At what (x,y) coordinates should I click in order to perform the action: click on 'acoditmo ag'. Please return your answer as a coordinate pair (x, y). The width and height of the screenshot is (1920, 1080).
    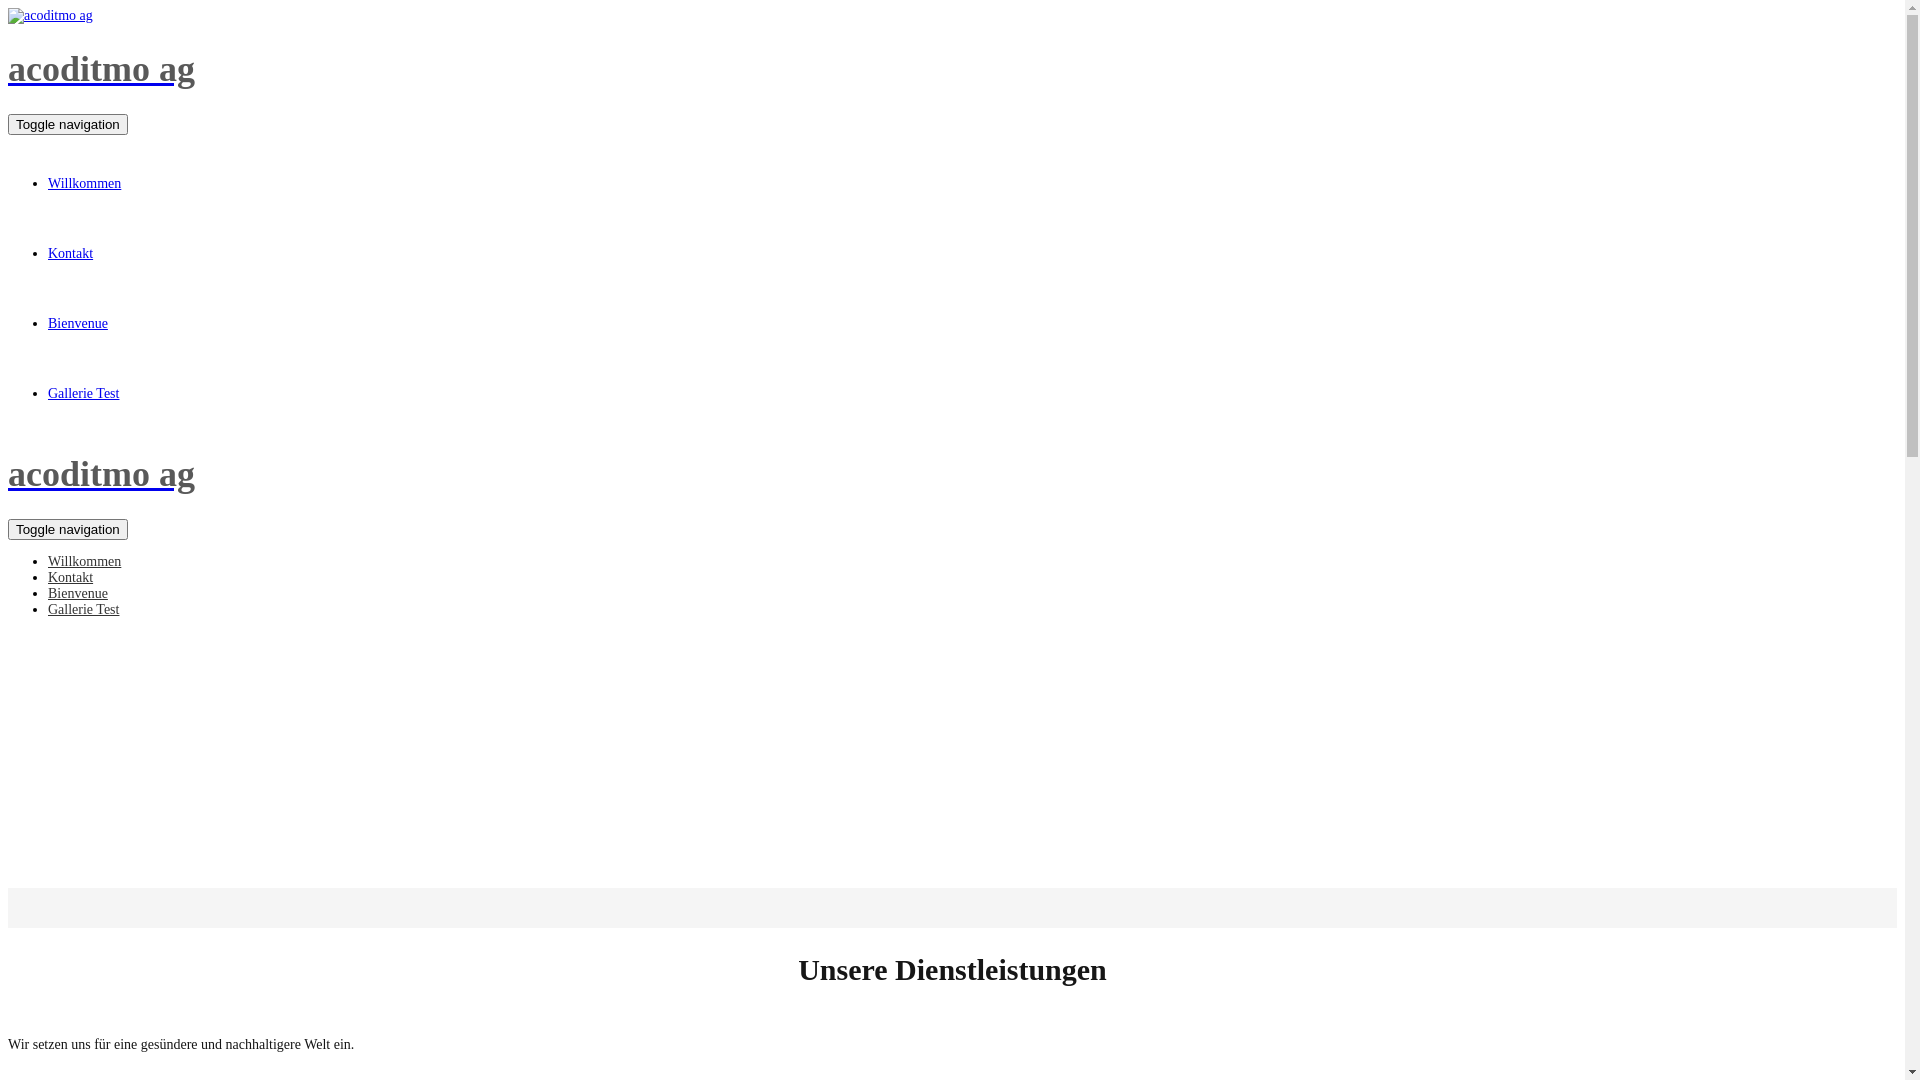
    Looking at the image, I should click on (951, 474).